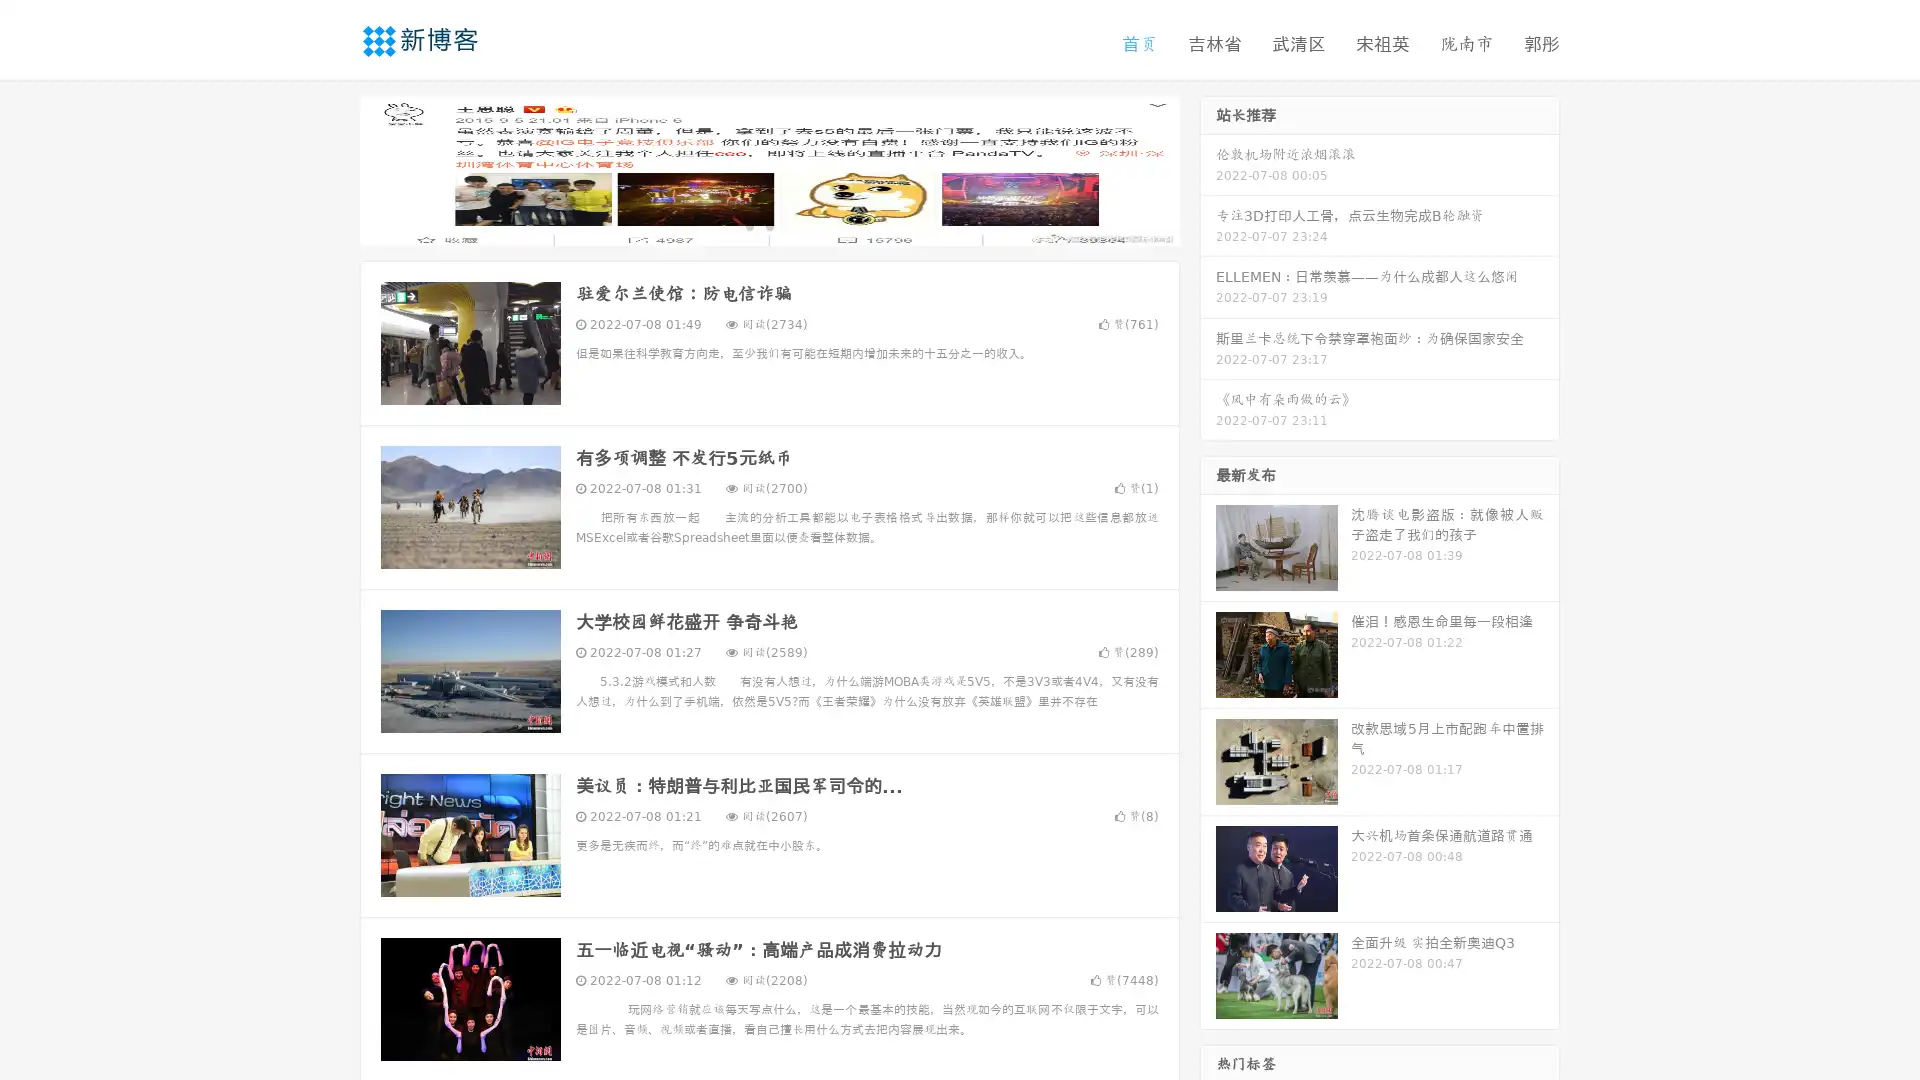 Image resolution: width=1920 pixels, height=1080 pixels. What do you see at coordinates (330, 168) in the screenshot?
I see `Previous slide` at bounding box center [330, 168].